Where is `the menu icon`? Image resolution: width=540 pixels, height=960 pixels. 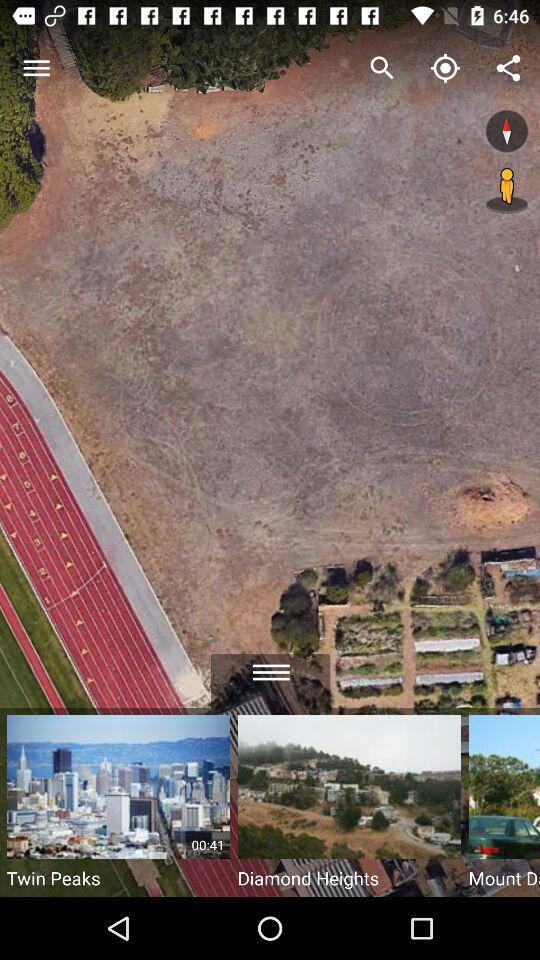 the menu icon is located at coordinates (270, 665).